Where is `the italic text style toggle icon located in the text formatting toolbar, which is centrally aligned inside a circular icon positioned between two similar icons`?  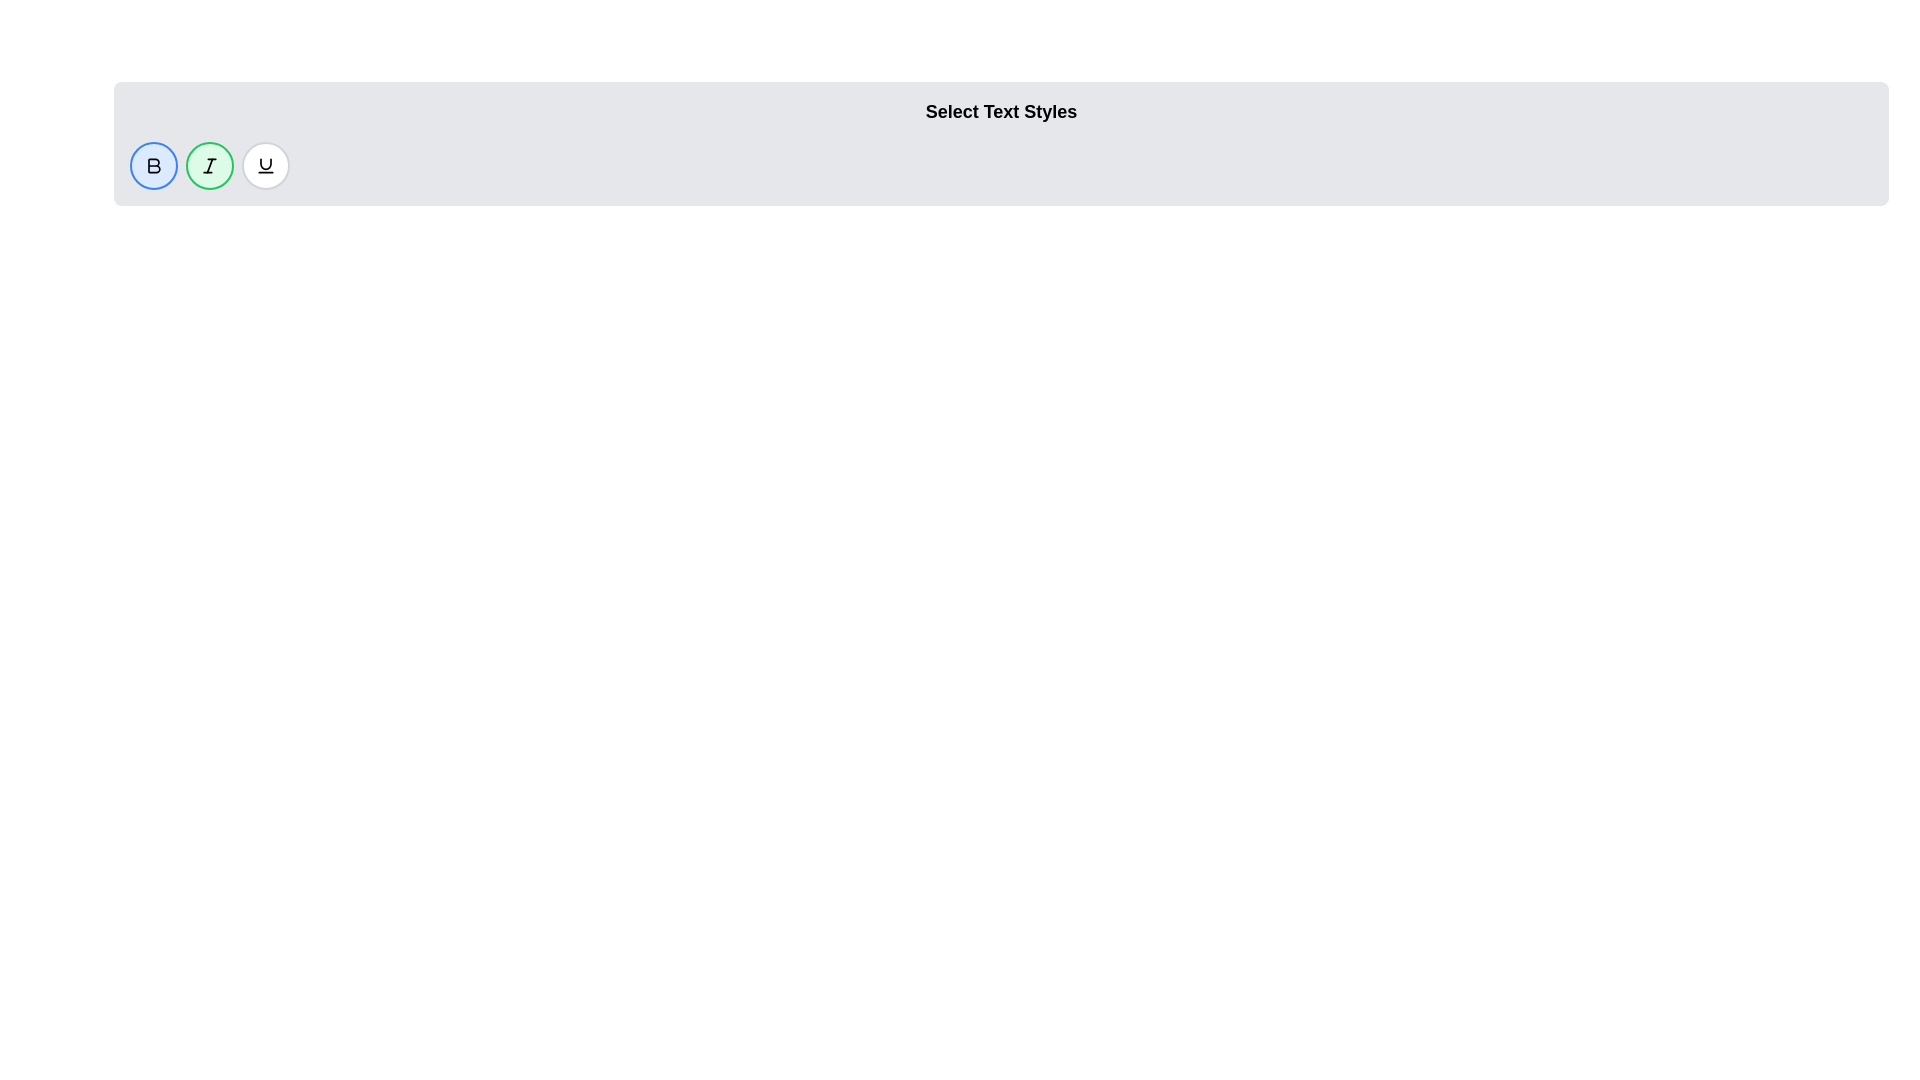
the italic text style toggle icon located in the text formatting toolbar, which is centrally aligned inside a circular icon positioned between two similar icons is located at coordinates (210, 164).